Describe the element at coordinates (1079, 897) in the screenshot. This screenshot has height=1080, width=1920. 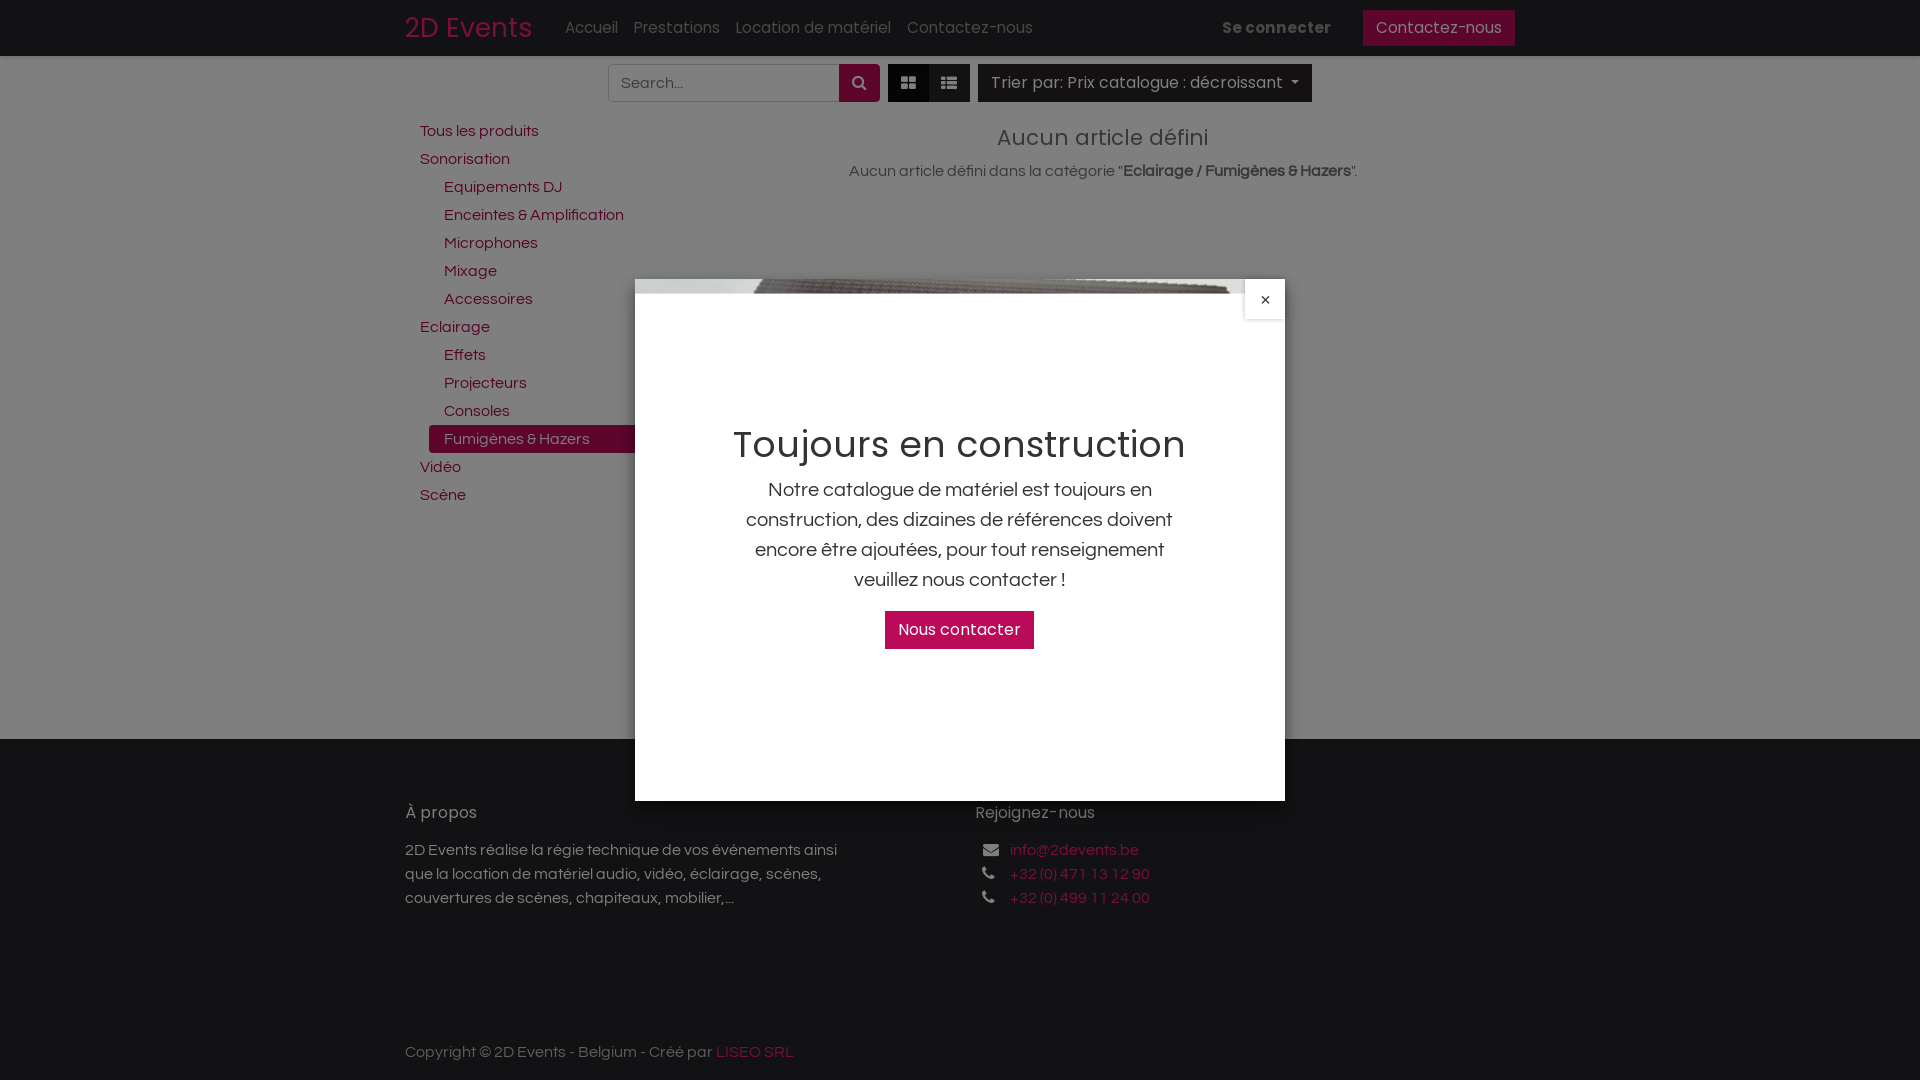
I see `'+32 (0) 499 11 24 00'` at that location.